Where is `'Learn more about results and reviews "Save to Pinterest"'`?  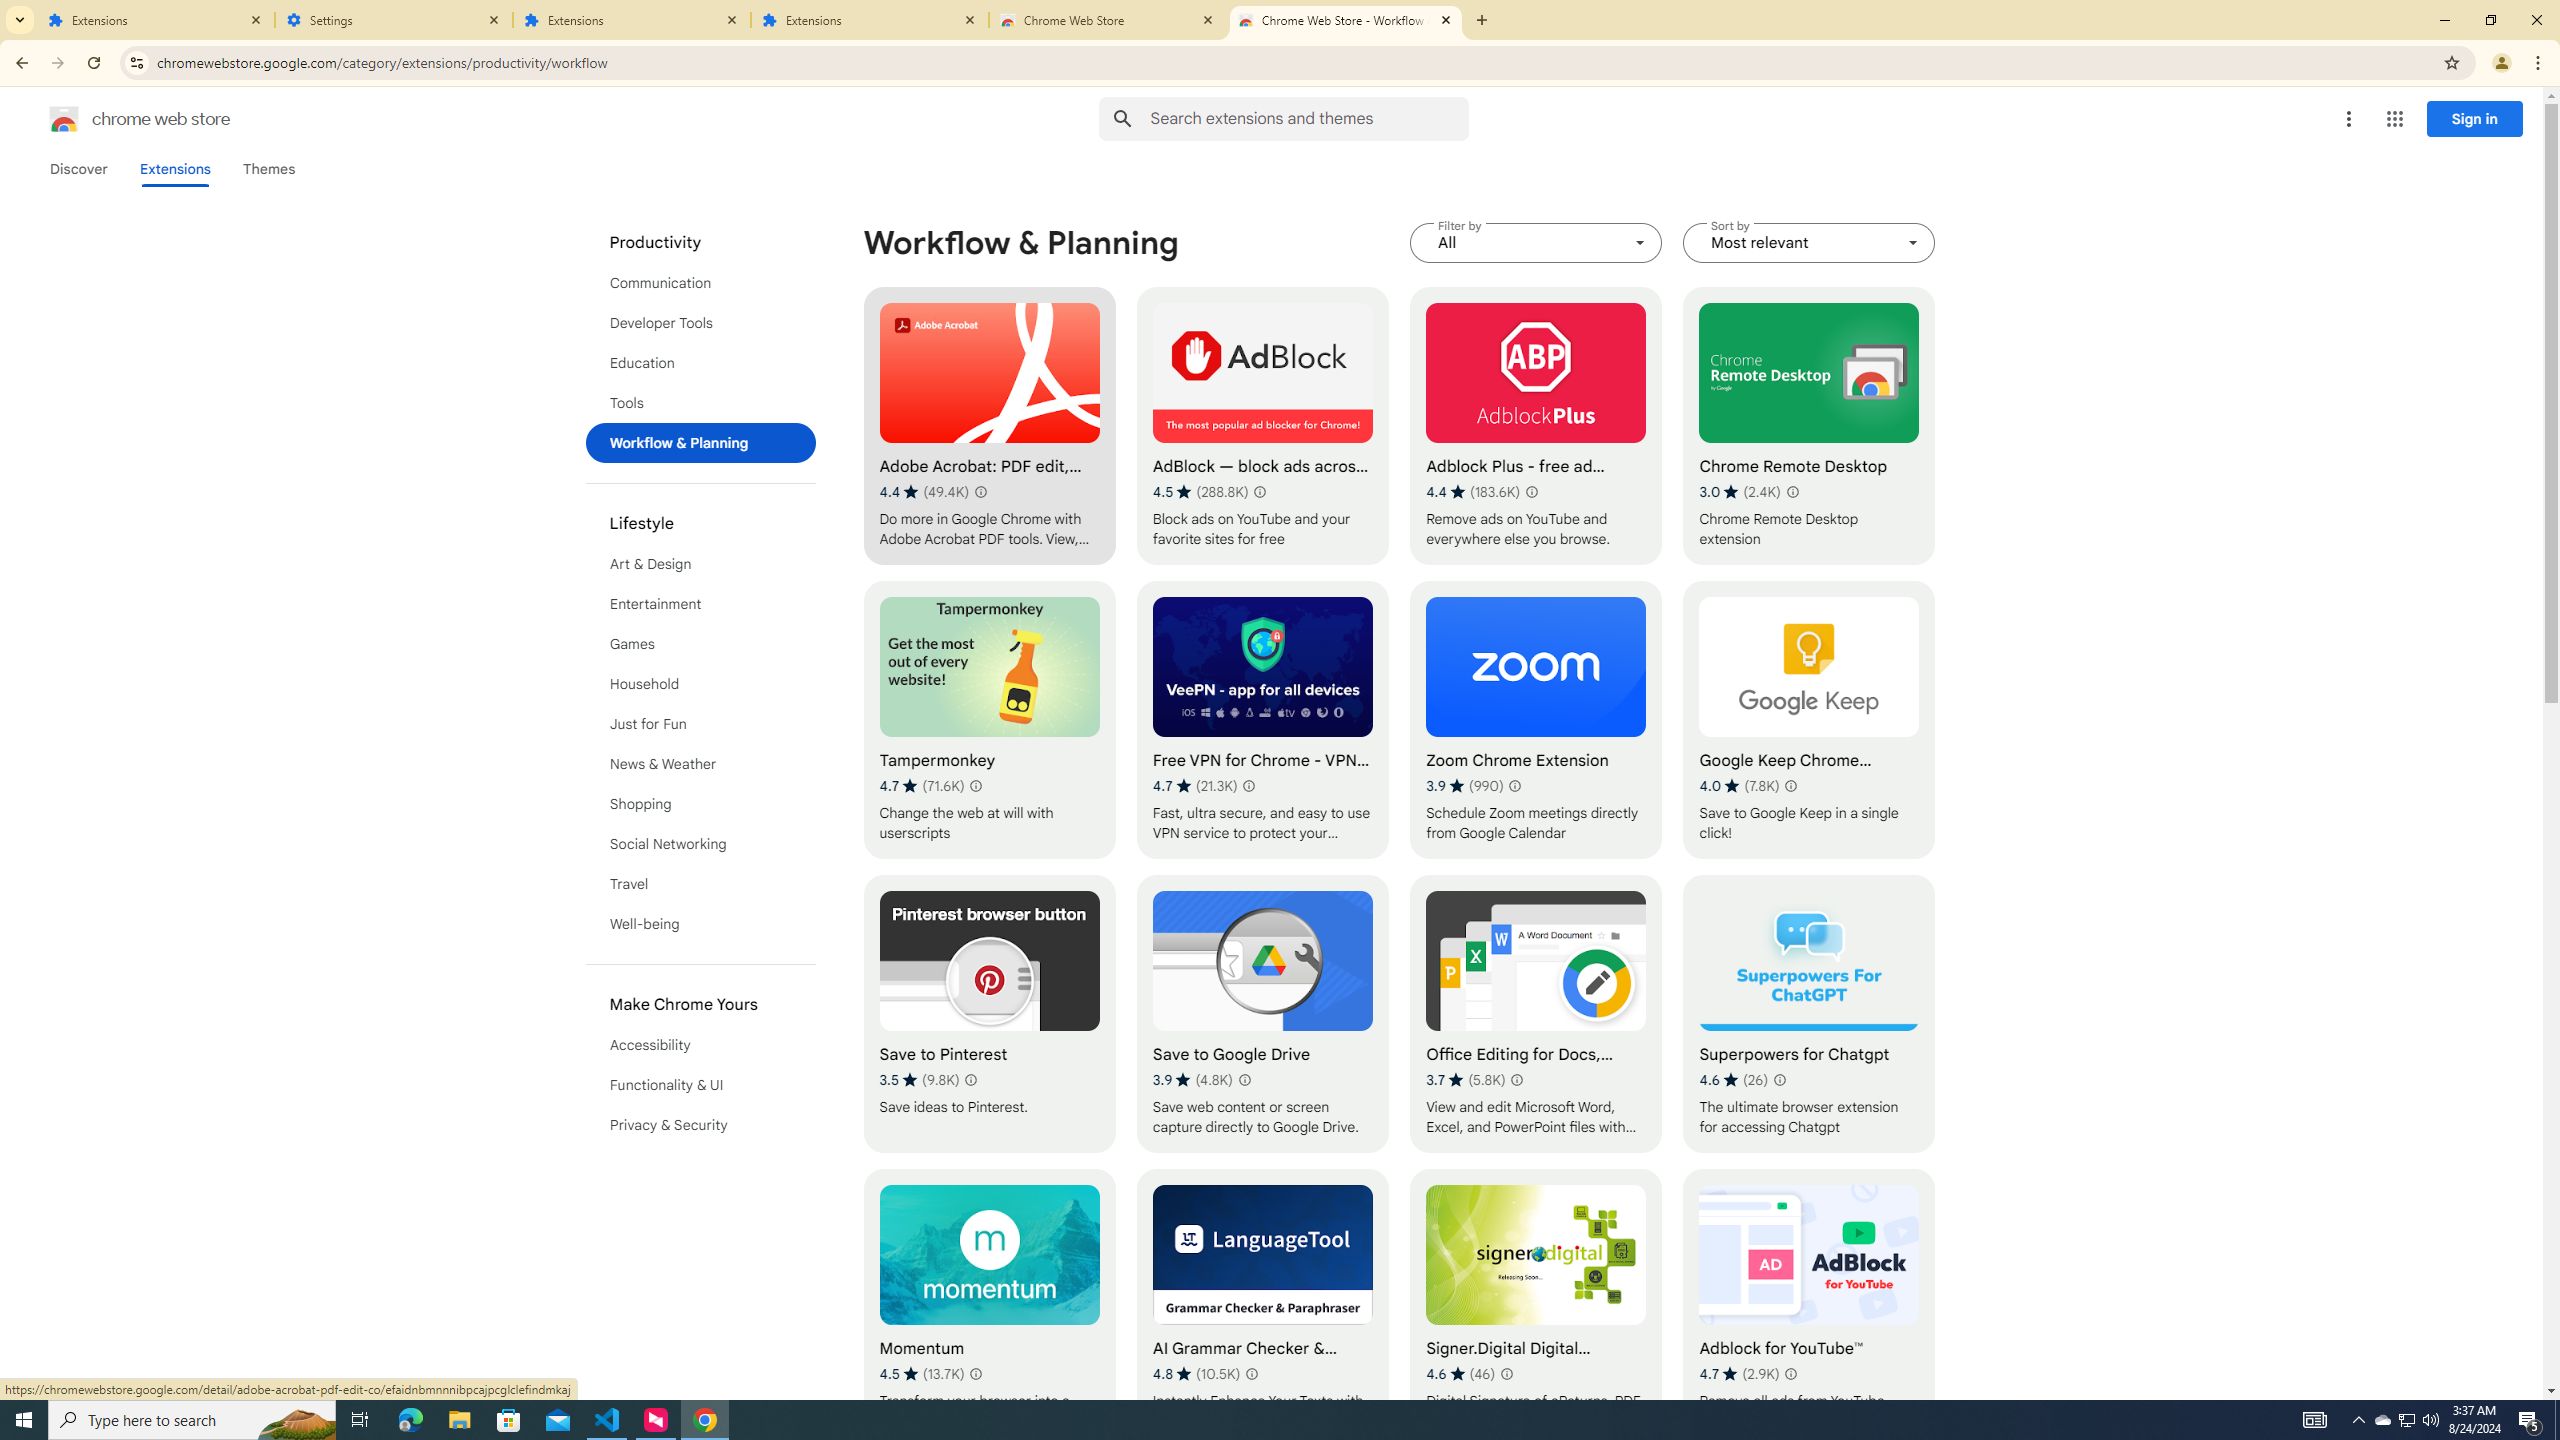
'Learn more about results and reviews "Save to Pinterest"' is located at coordinates (970, 1080).